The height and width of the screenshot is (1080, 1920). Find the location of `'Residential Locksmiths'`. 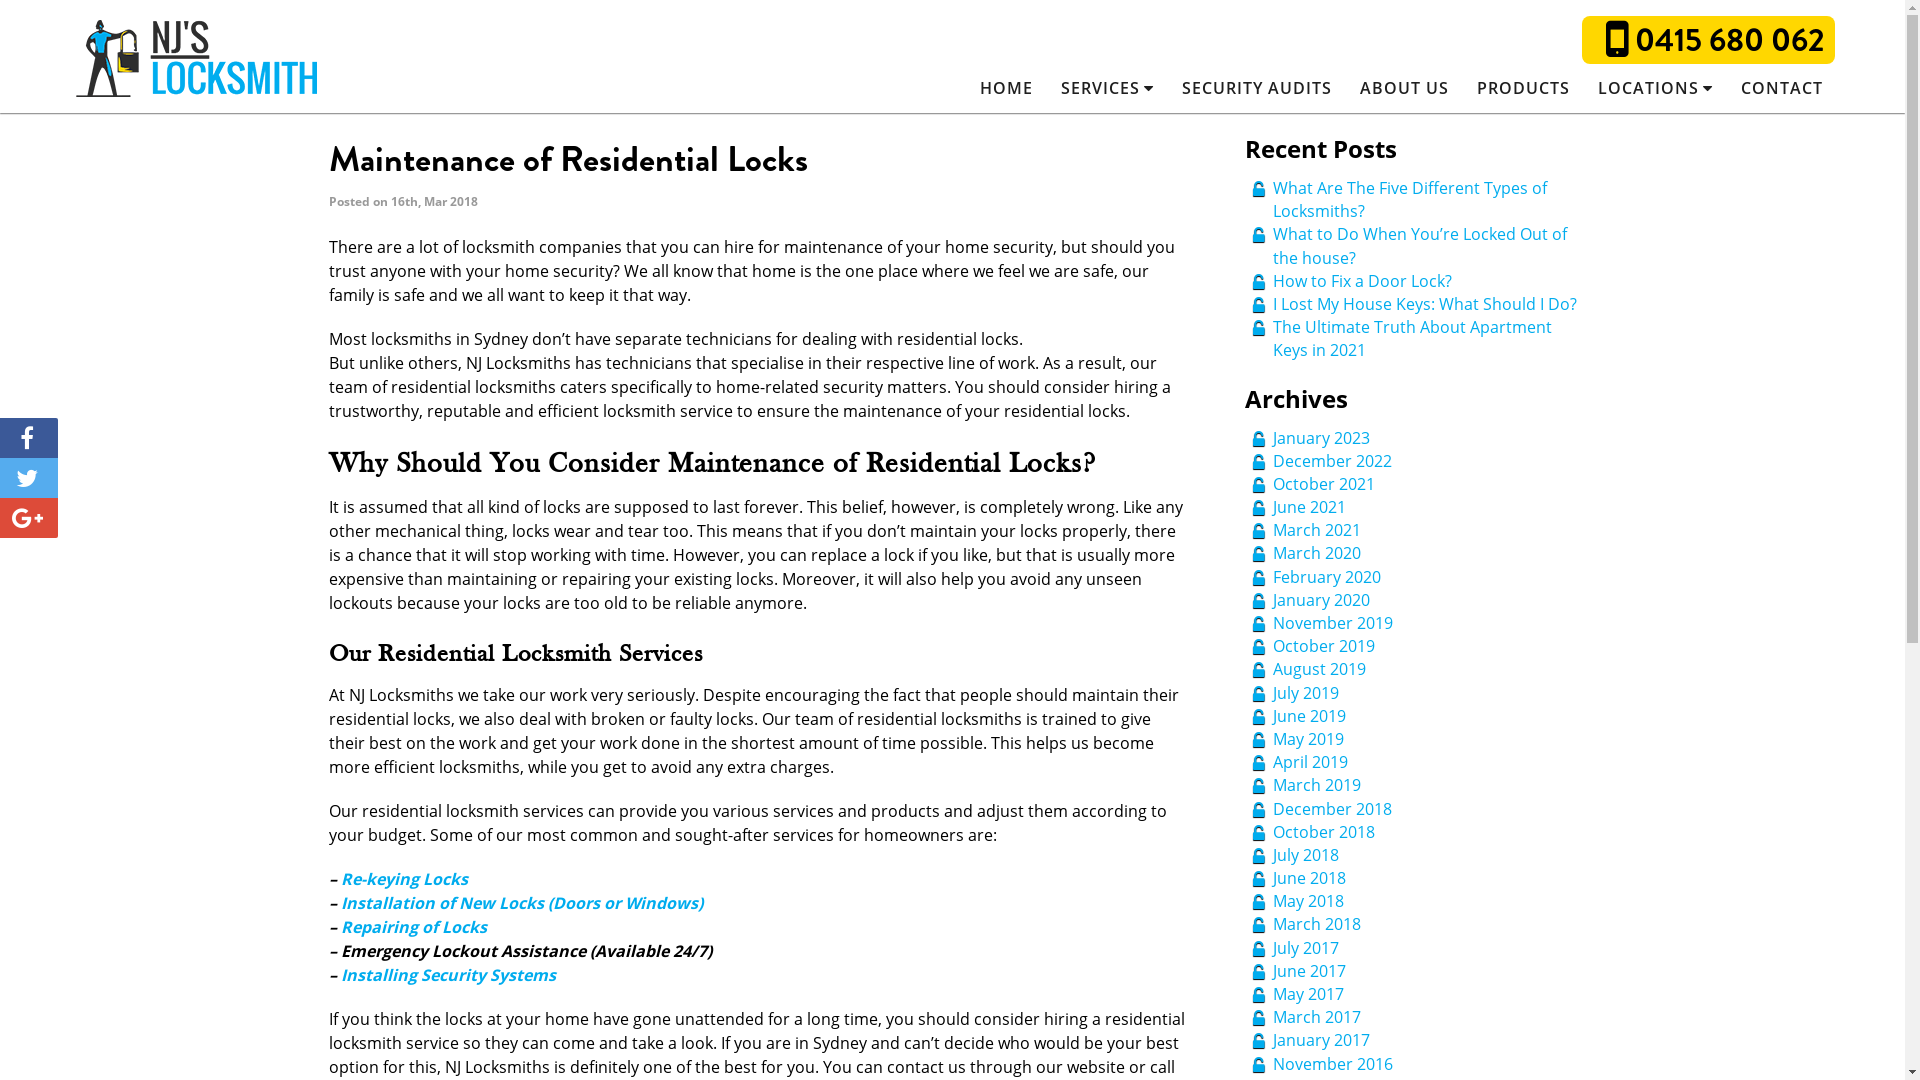

'Residential Locksmiths' is located at coordinates (1171, 123).